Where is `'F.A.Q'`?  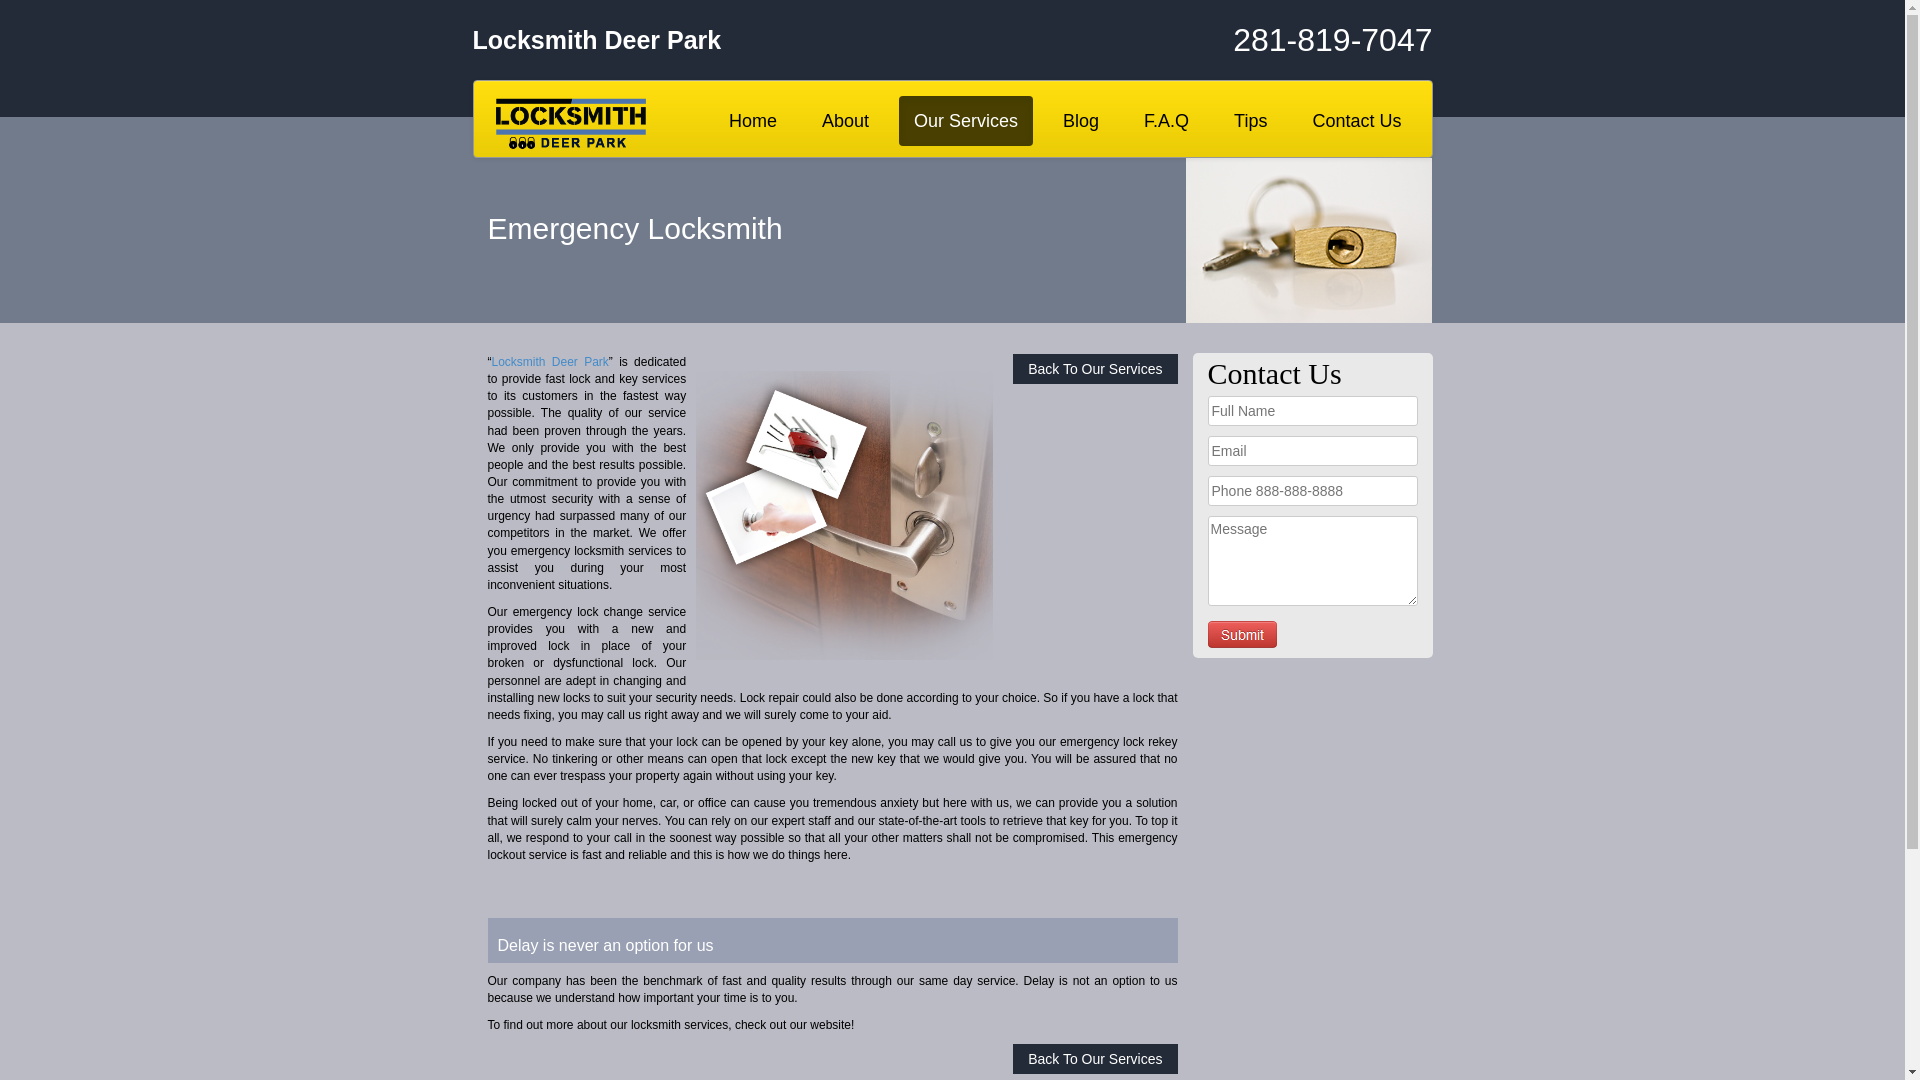
'F.A.Q' is located at coordinates (1166, 120).